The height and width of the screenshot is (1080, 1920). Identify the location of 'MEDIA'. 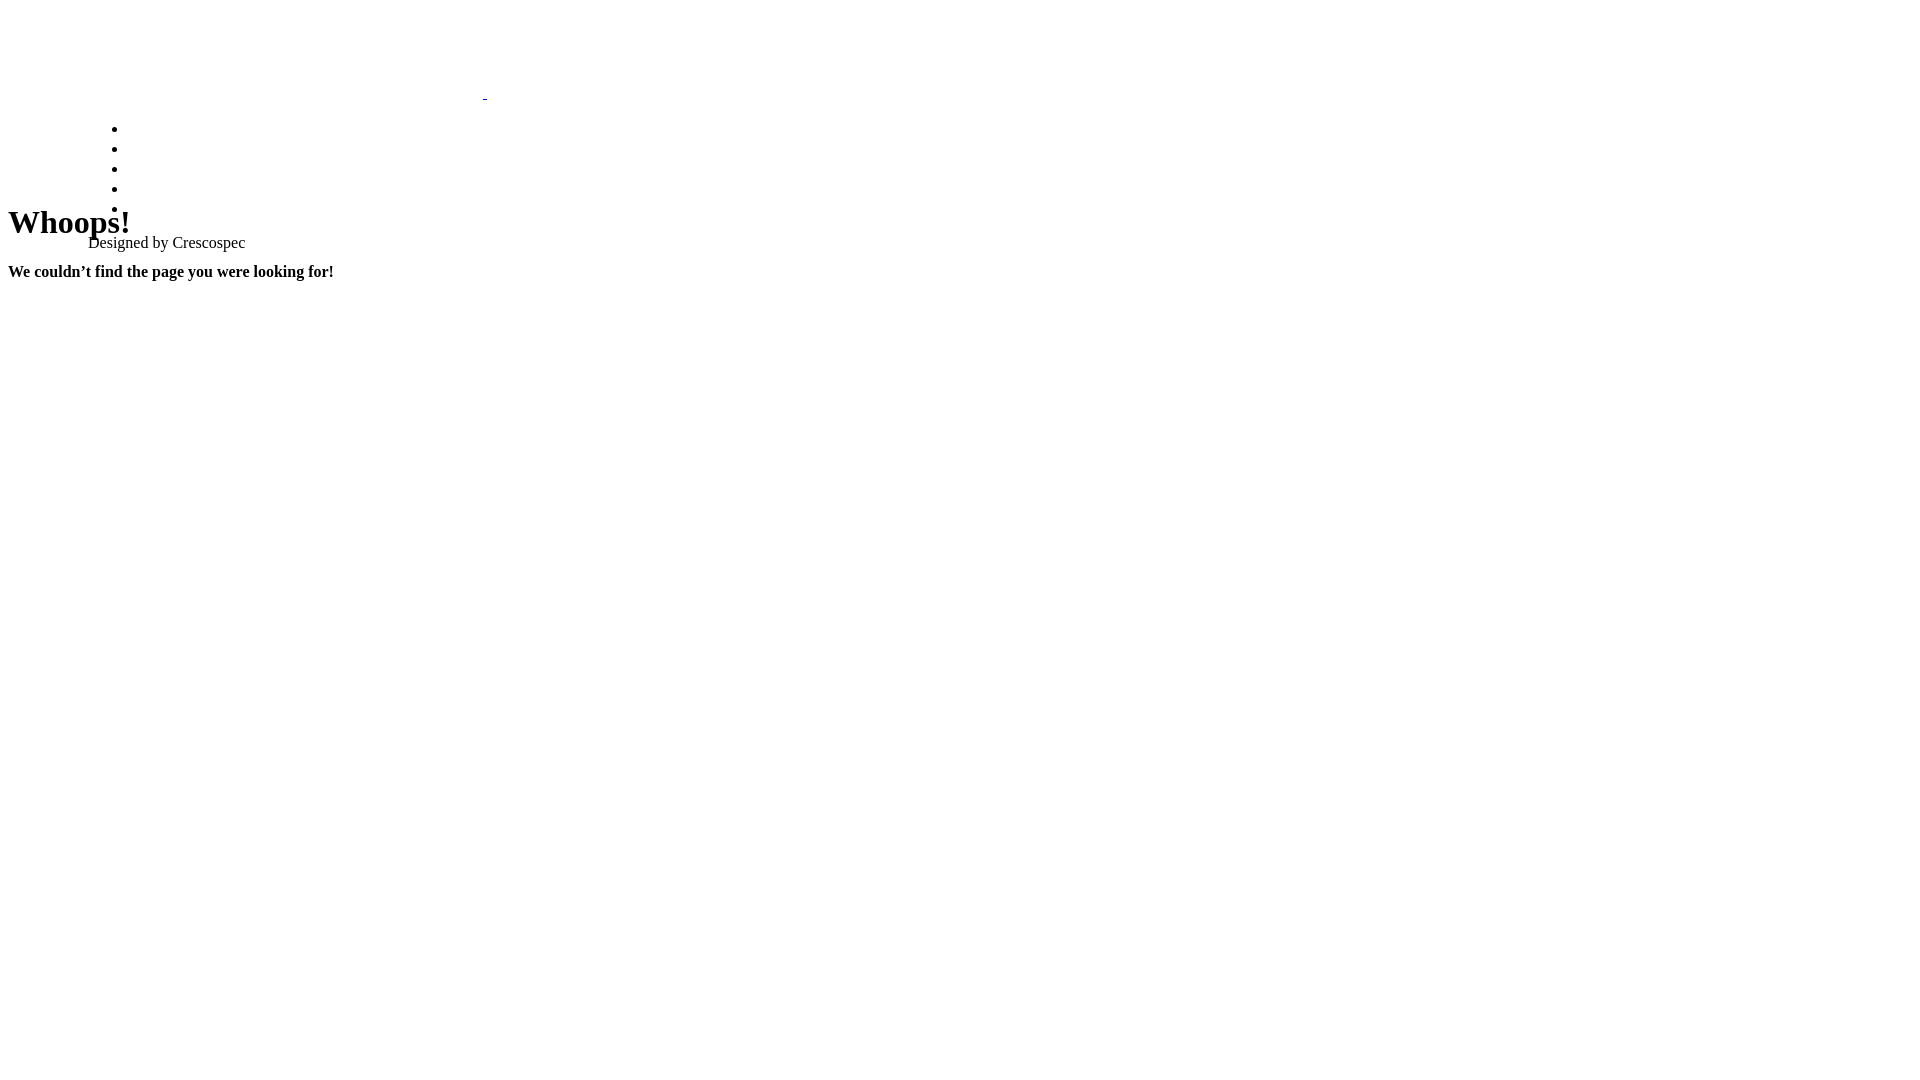
(152, 167).